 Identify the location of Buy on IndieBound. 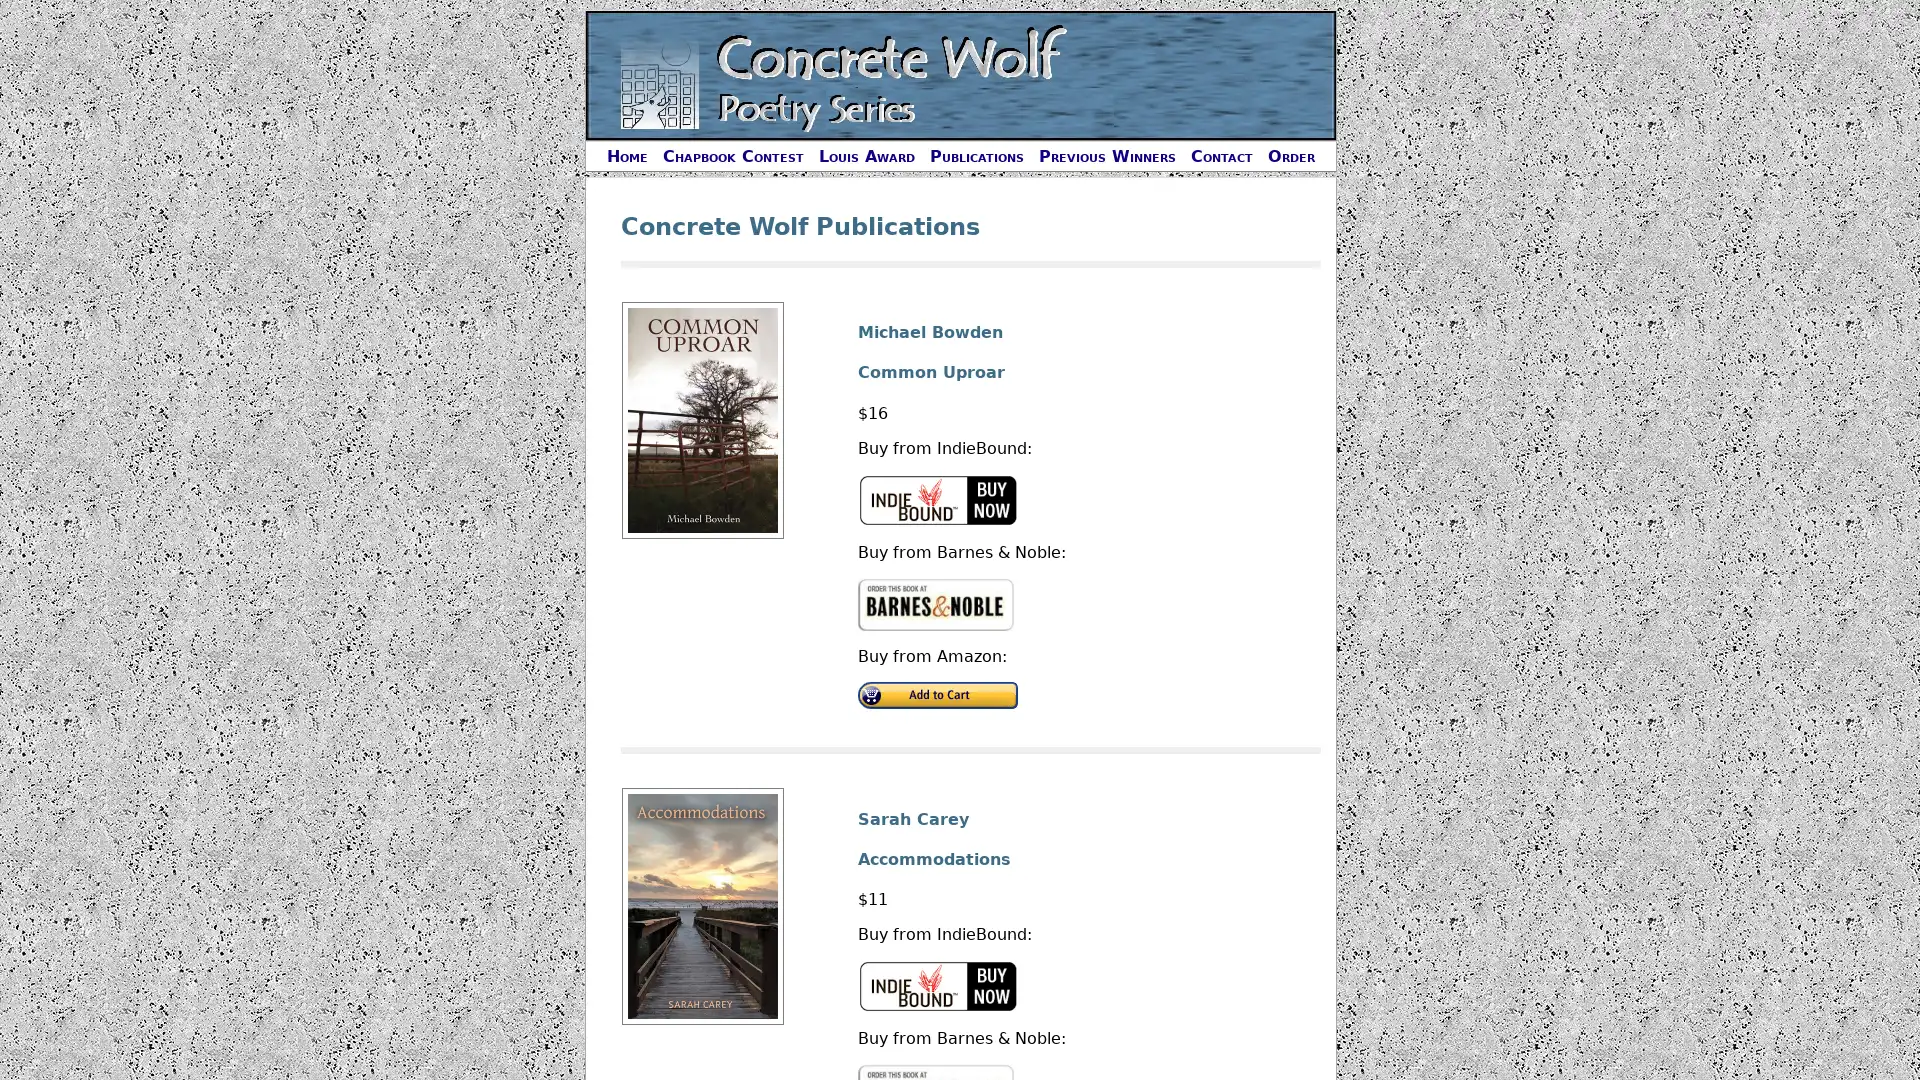
(936, 498).